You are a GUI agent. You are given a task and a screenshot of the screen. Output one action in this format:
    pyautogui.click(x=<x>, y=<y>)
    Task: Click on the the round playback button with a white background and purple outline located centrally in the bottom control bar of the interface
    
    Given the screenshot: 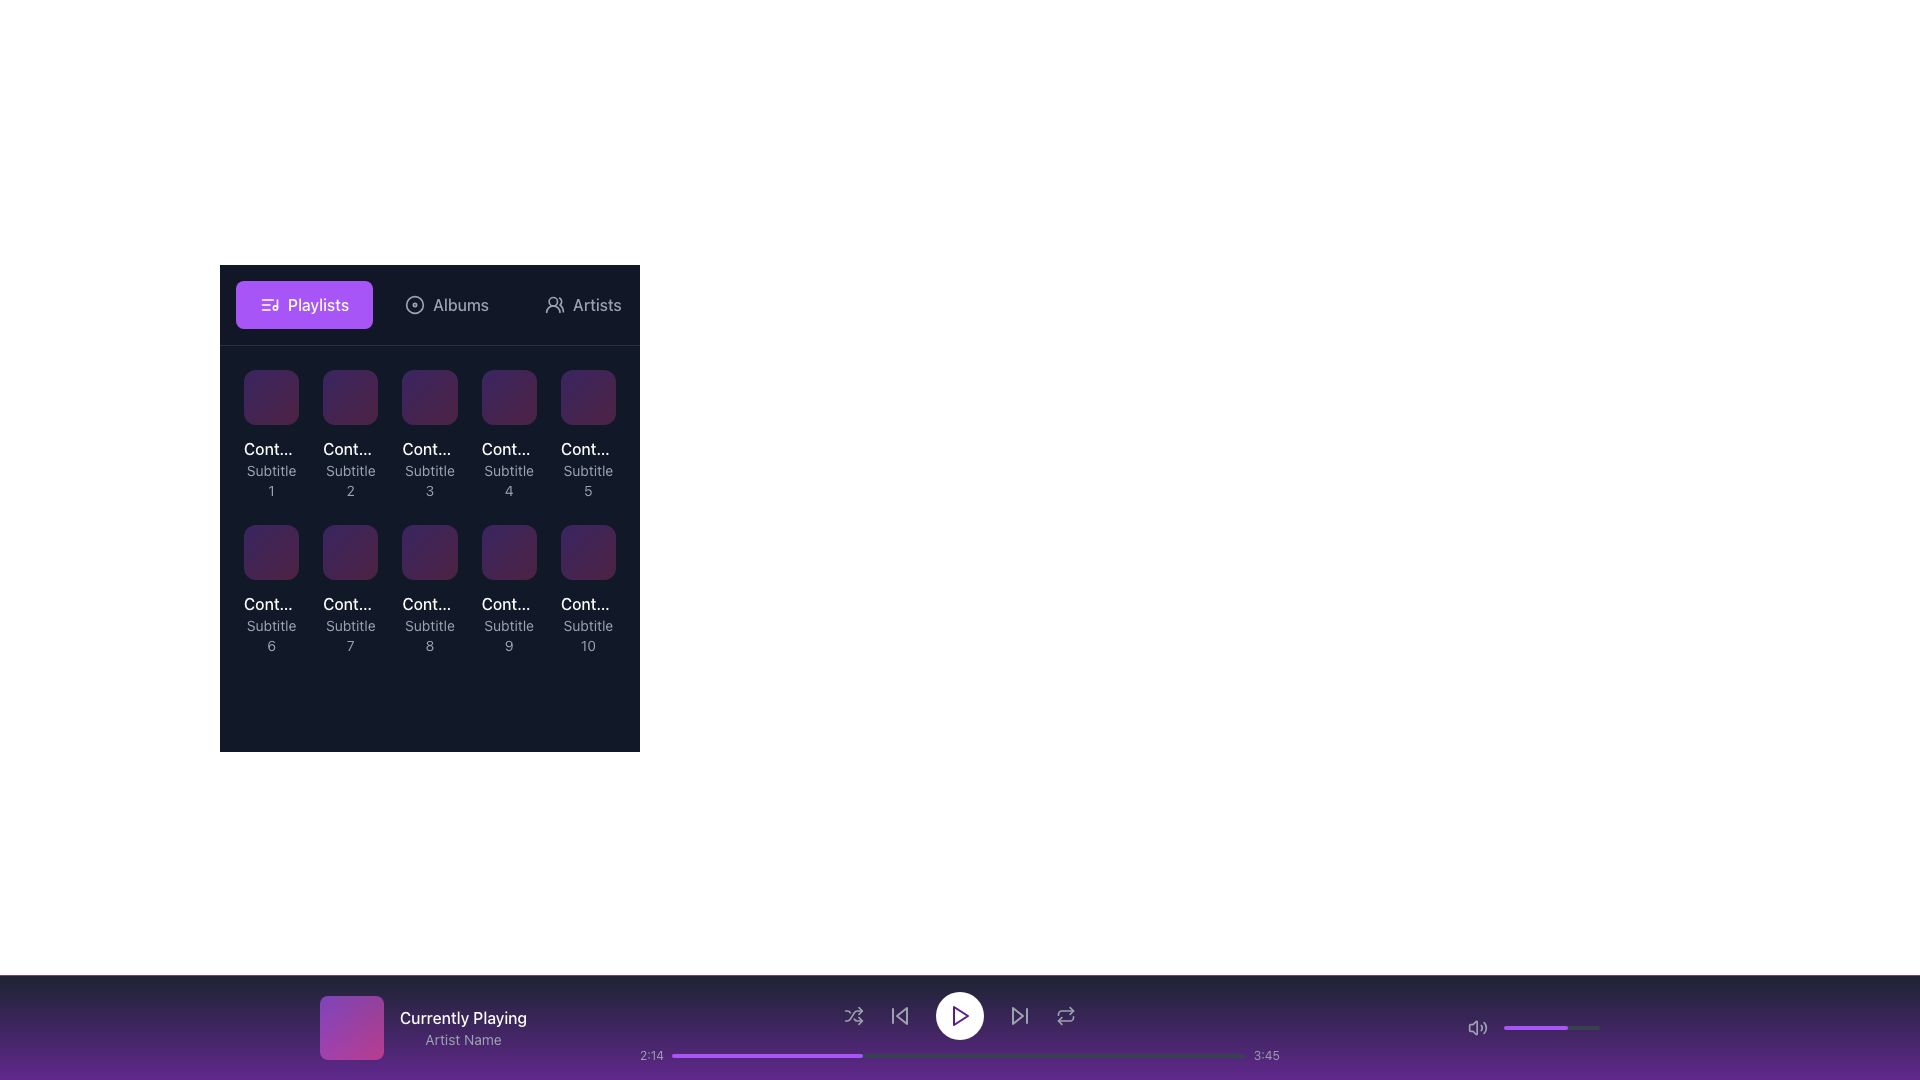 What is the action you would take?
    pyautogui.click(x=960, y=1015)
    